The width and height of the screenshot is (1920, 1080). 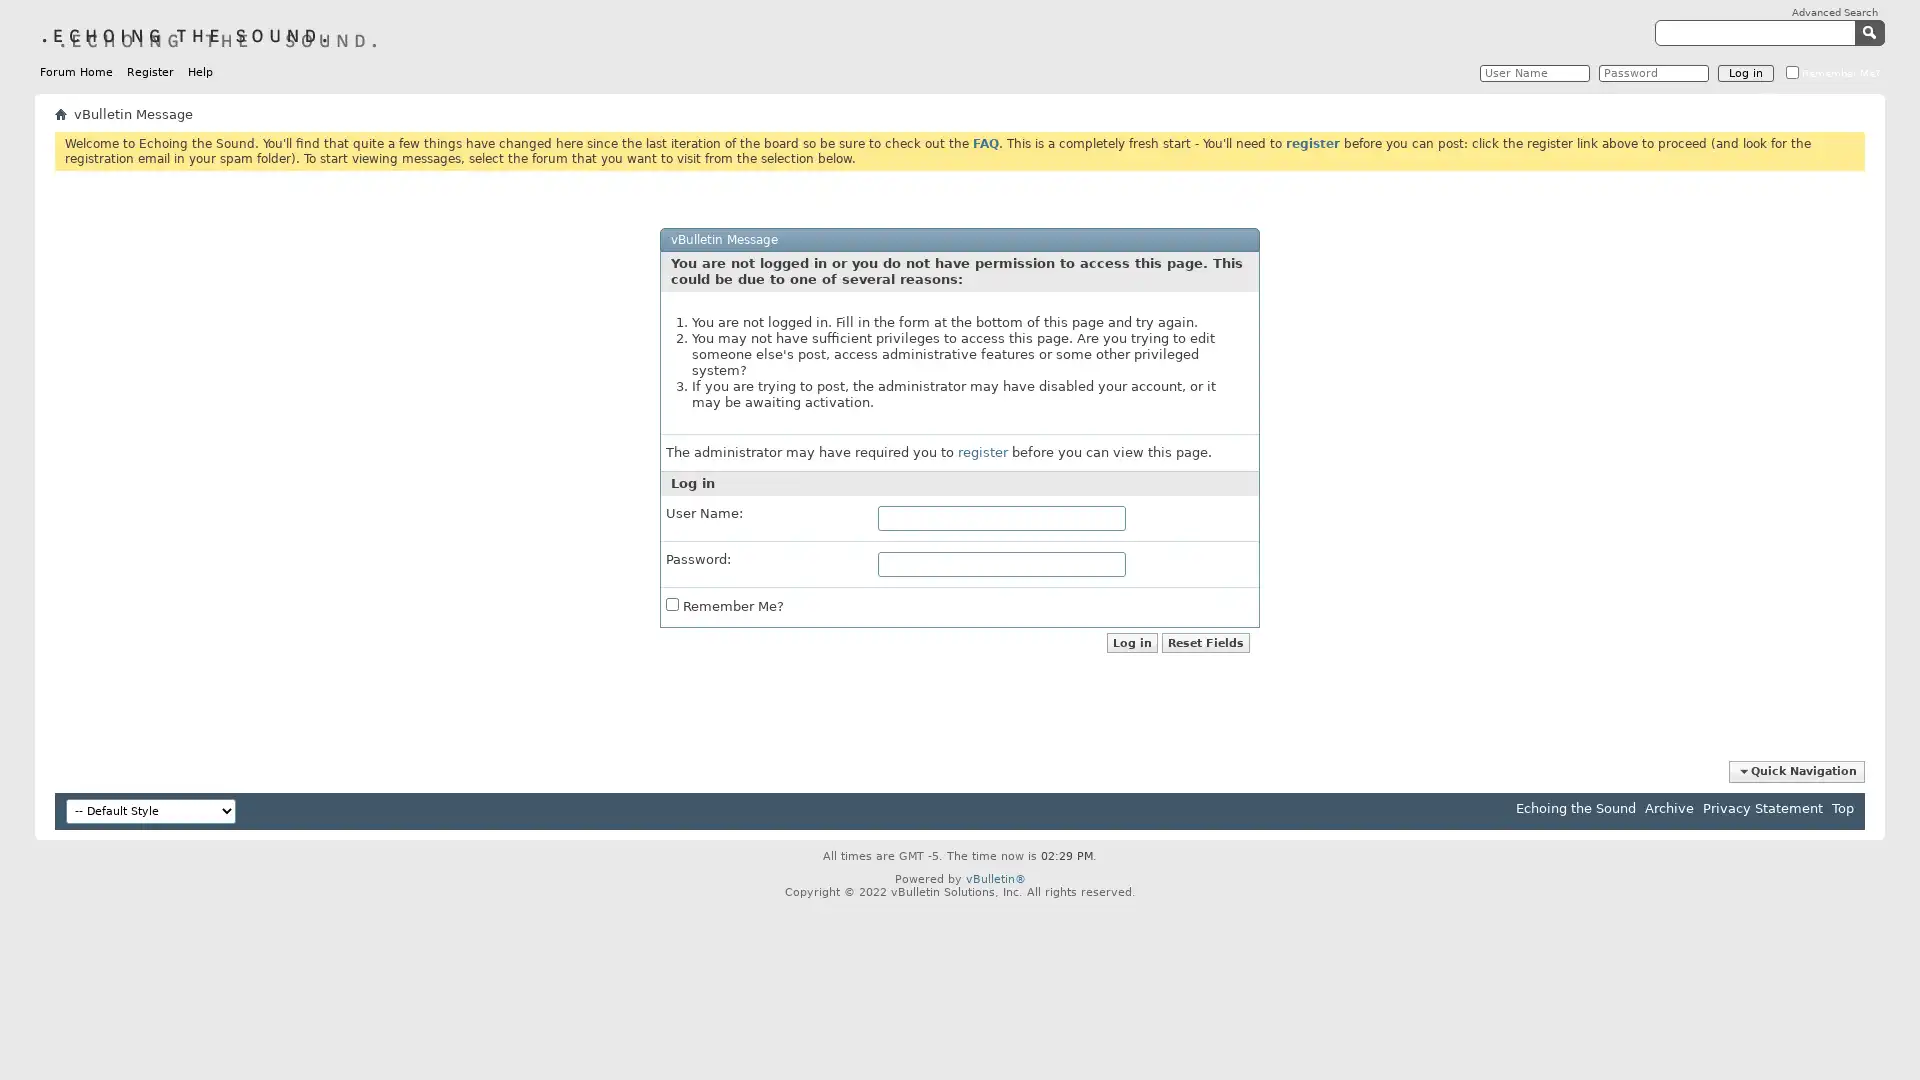 I want to click on Reset Fields, so click(x=1204, y=643).